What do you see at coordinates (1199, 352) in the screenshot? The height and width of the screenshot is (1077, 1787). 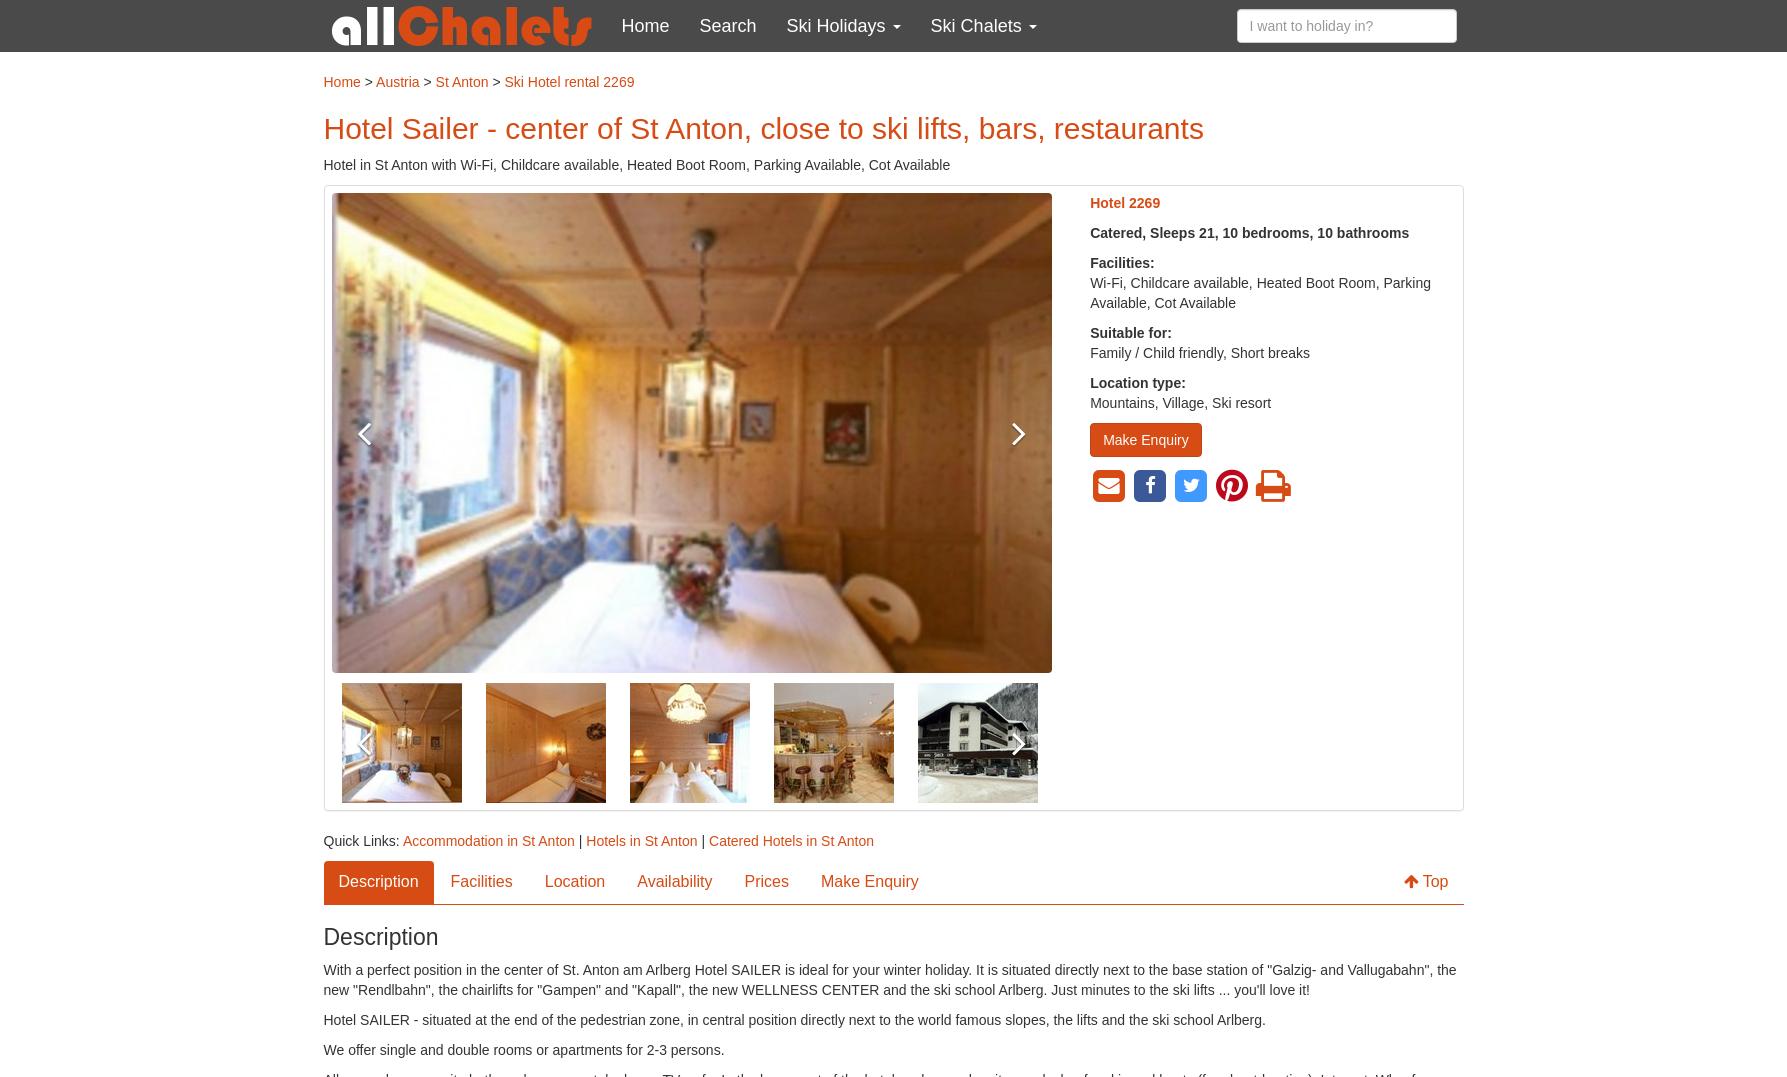 I see `'Family / Child friendly, Short breaks'` at bounding box center [1199, 352].